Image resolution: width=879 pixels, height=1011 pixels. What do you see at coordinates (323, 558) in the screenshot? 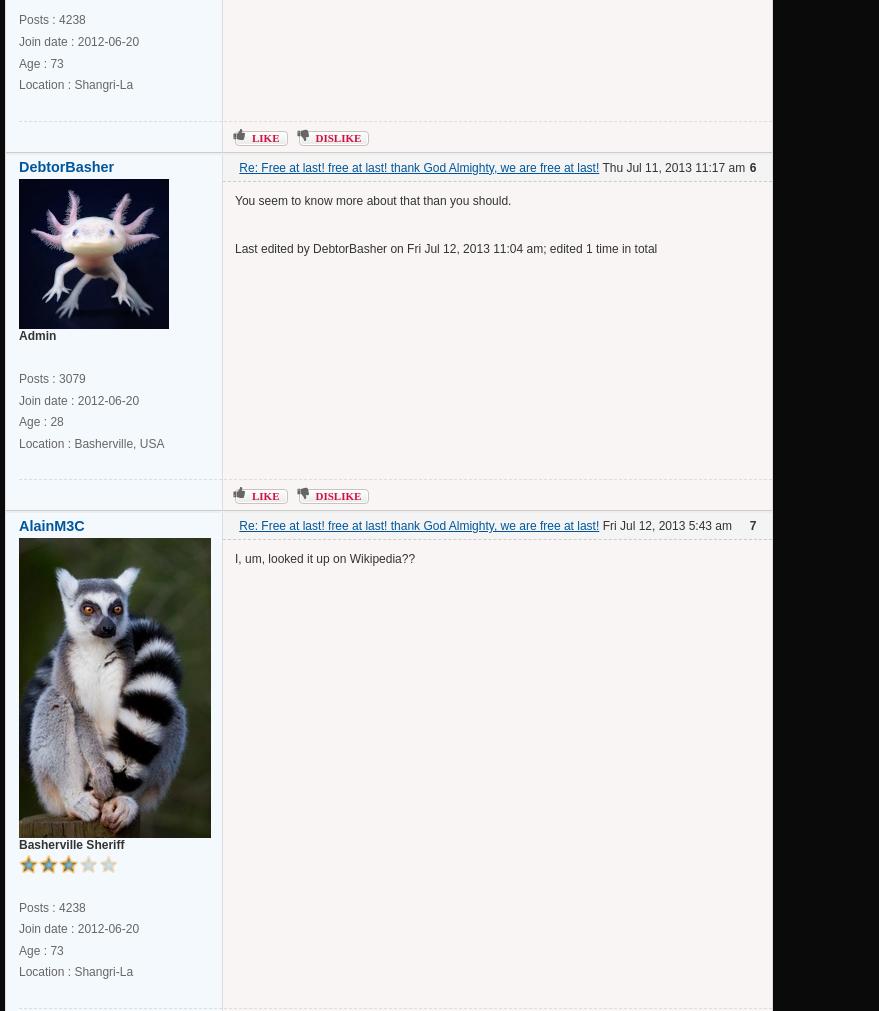
I see `'I, um, looked it up on Wikipedia??'` at bounding box center [323, 558].